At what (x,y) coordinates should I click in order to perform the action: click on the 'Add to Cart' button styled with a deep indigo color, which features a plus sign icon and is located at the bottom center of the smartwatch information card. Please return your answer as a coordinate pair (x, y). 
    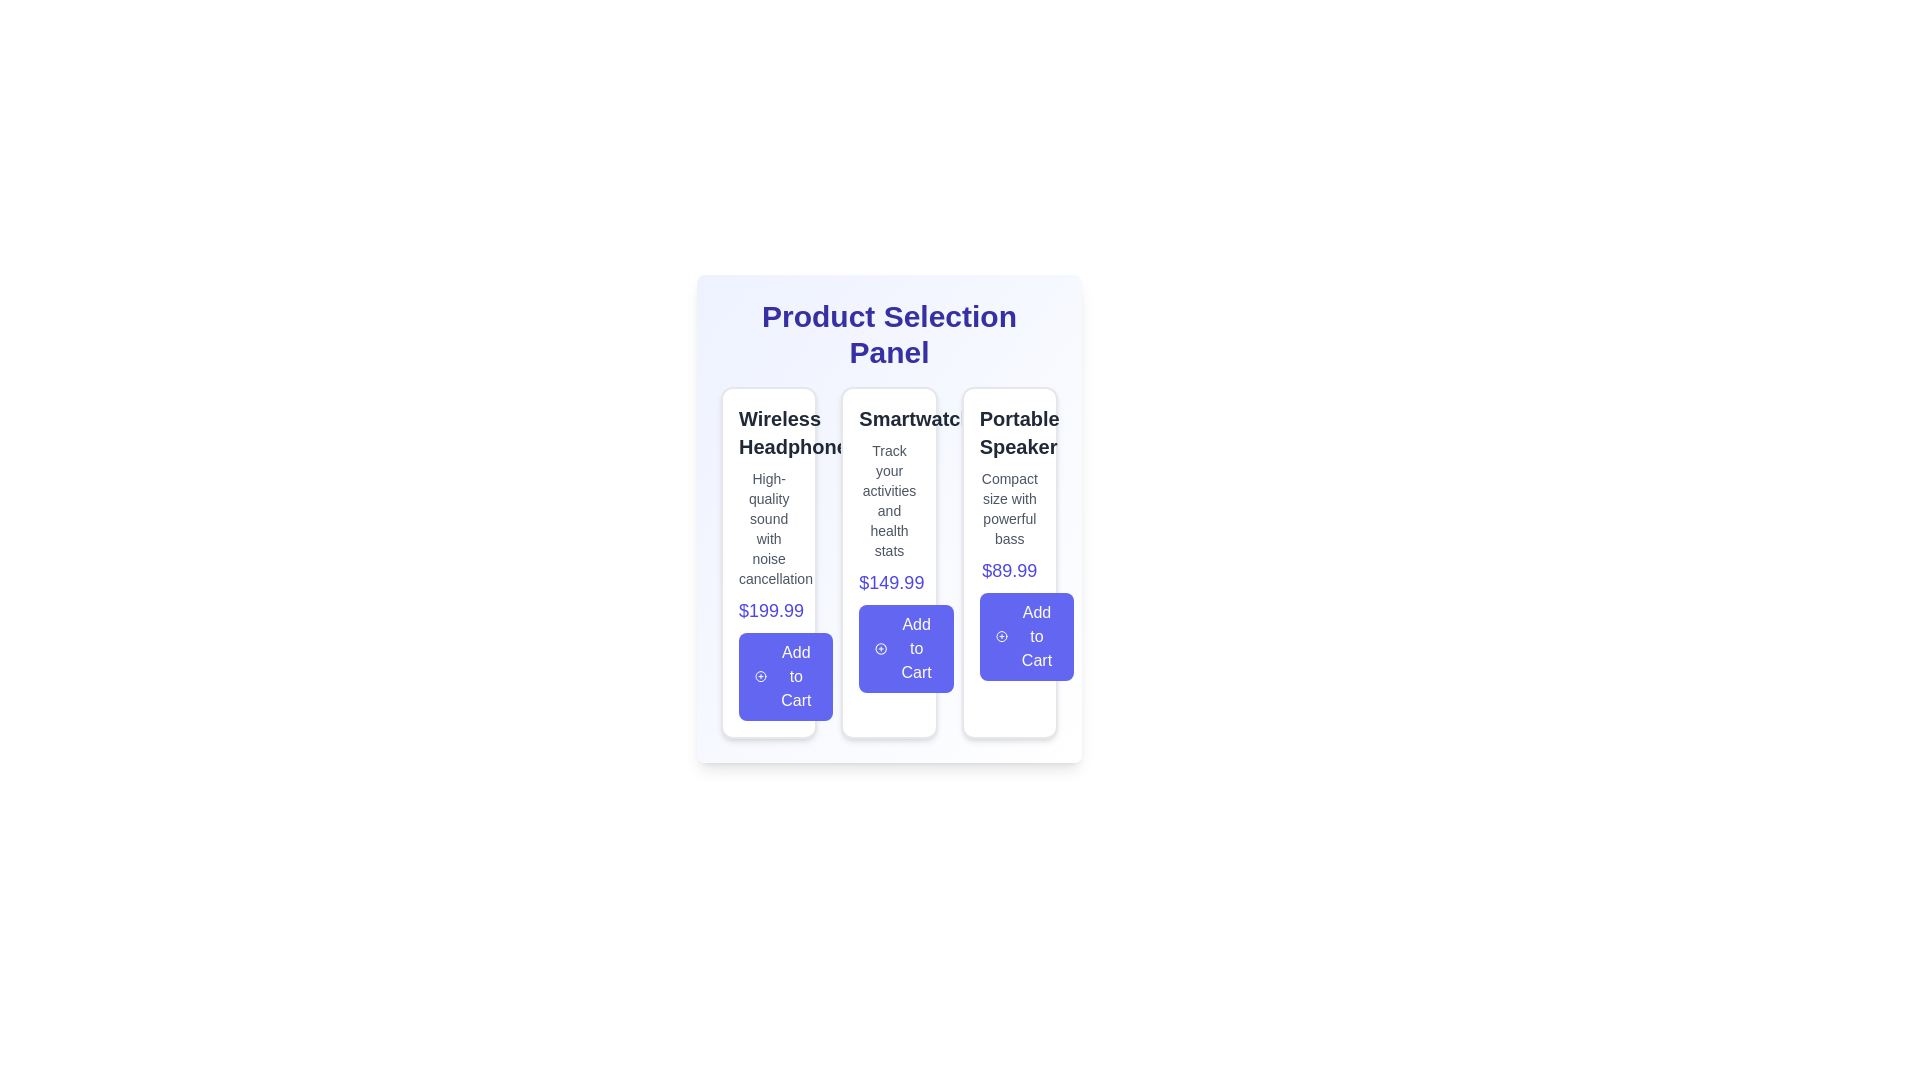
    Looking at the image, I should click on (905, 648).